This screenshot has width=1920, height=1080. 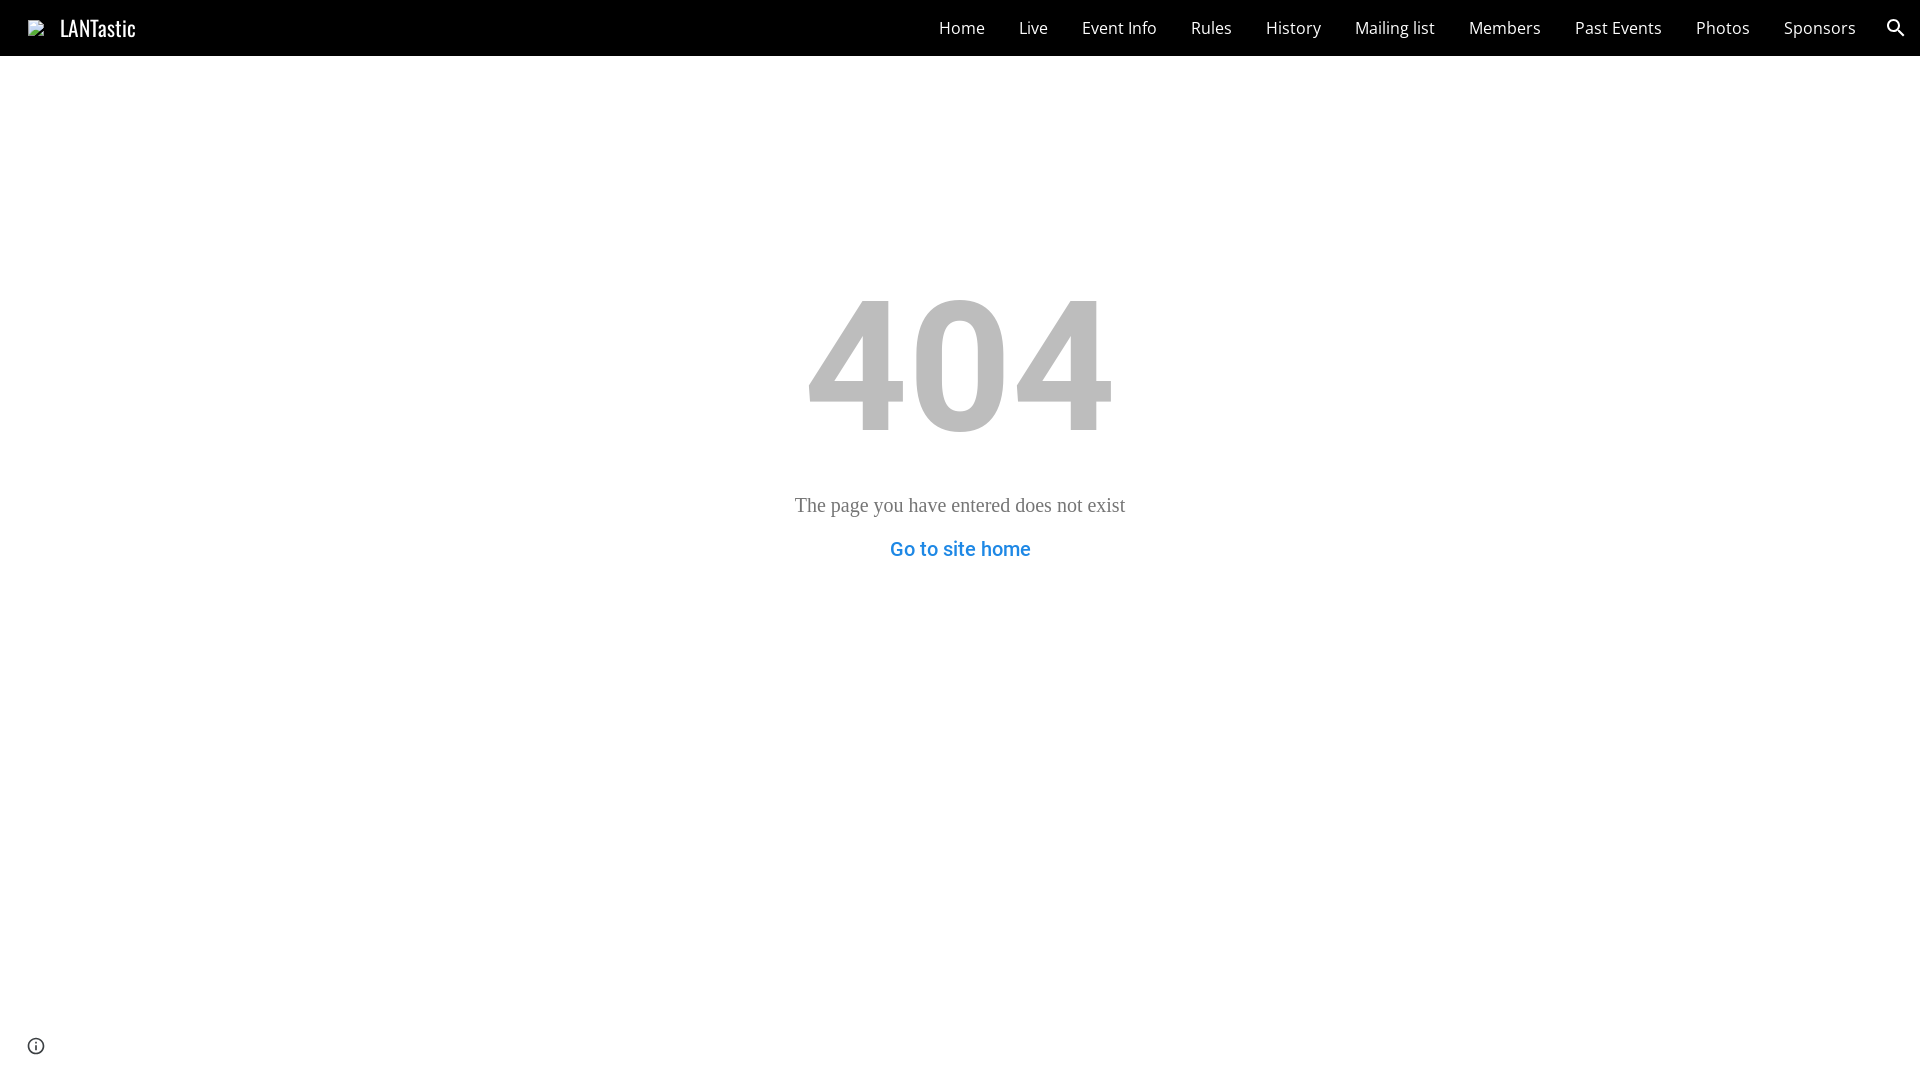 I want to click on 'Mailing list', so click(x=1394, y=27).